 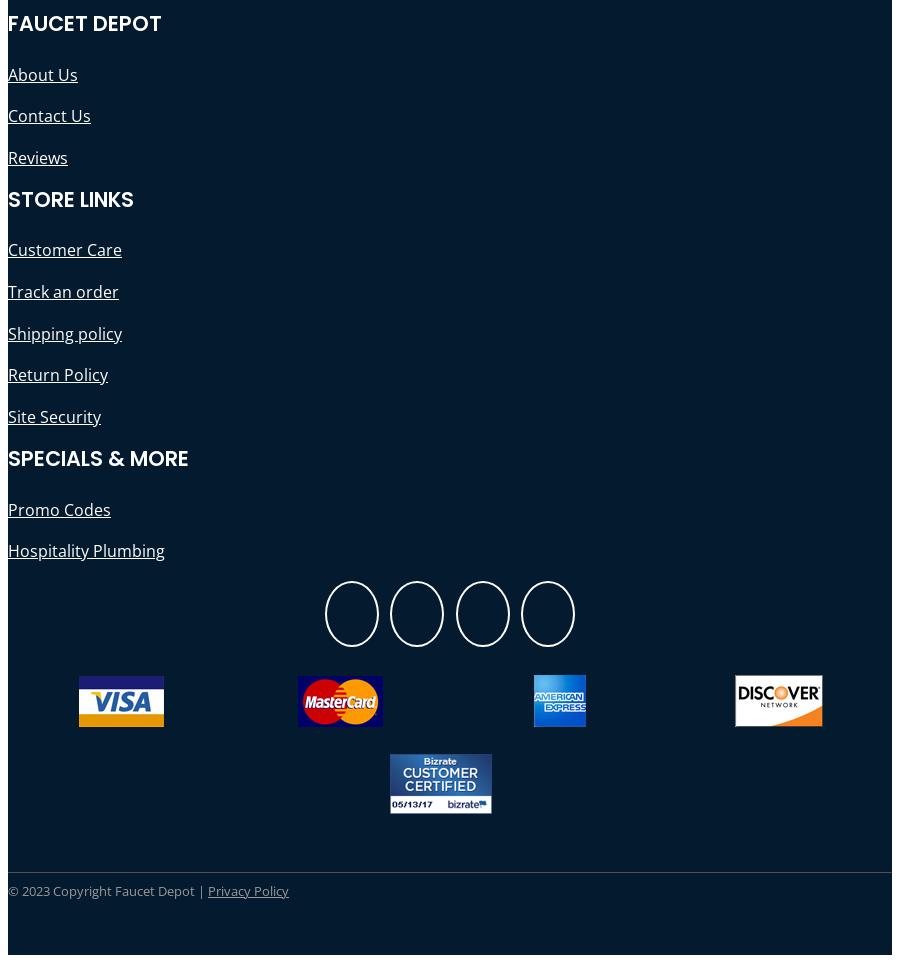 What do you see at coordinates (53, 414) in the screenshot?
I see `'Site Security'` at bounding box center [53, 414].